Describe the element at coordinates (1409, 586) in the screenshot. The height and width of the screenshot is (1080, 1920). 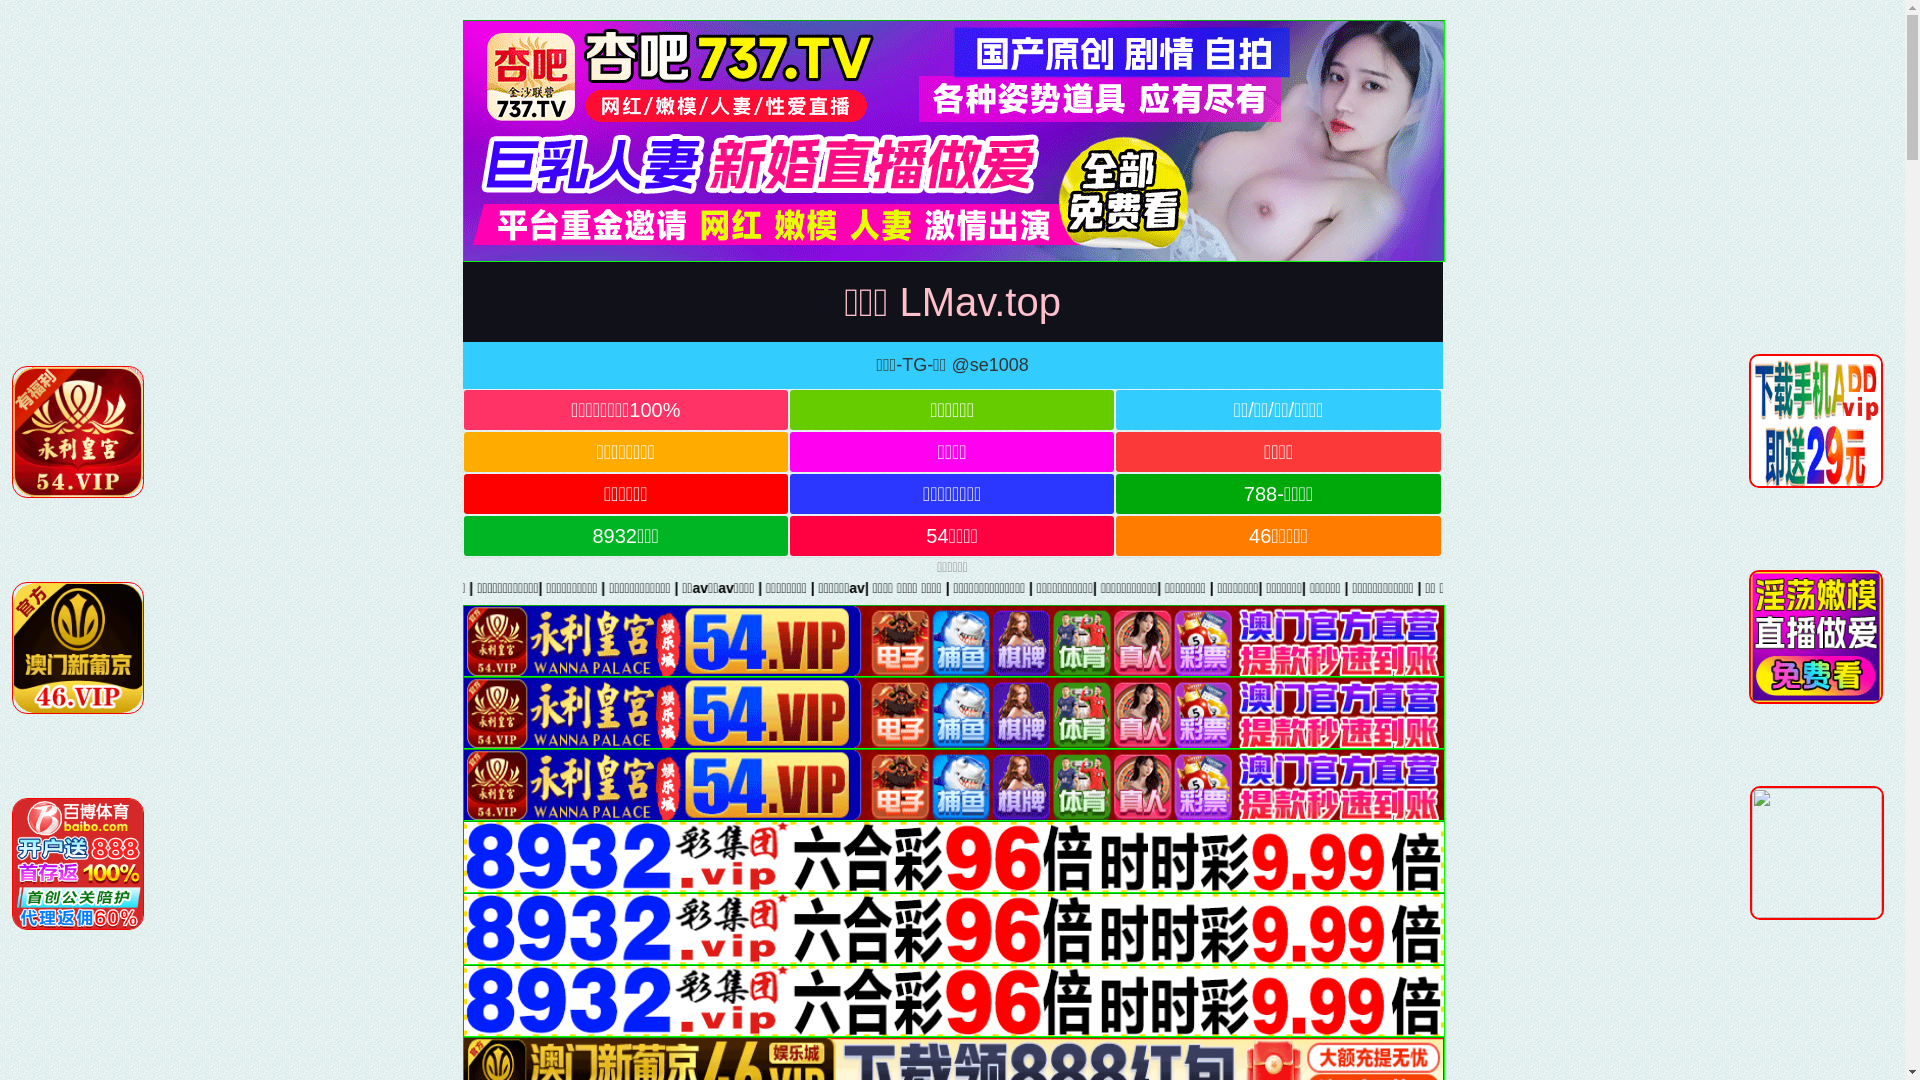
I see `'|'` at that location.